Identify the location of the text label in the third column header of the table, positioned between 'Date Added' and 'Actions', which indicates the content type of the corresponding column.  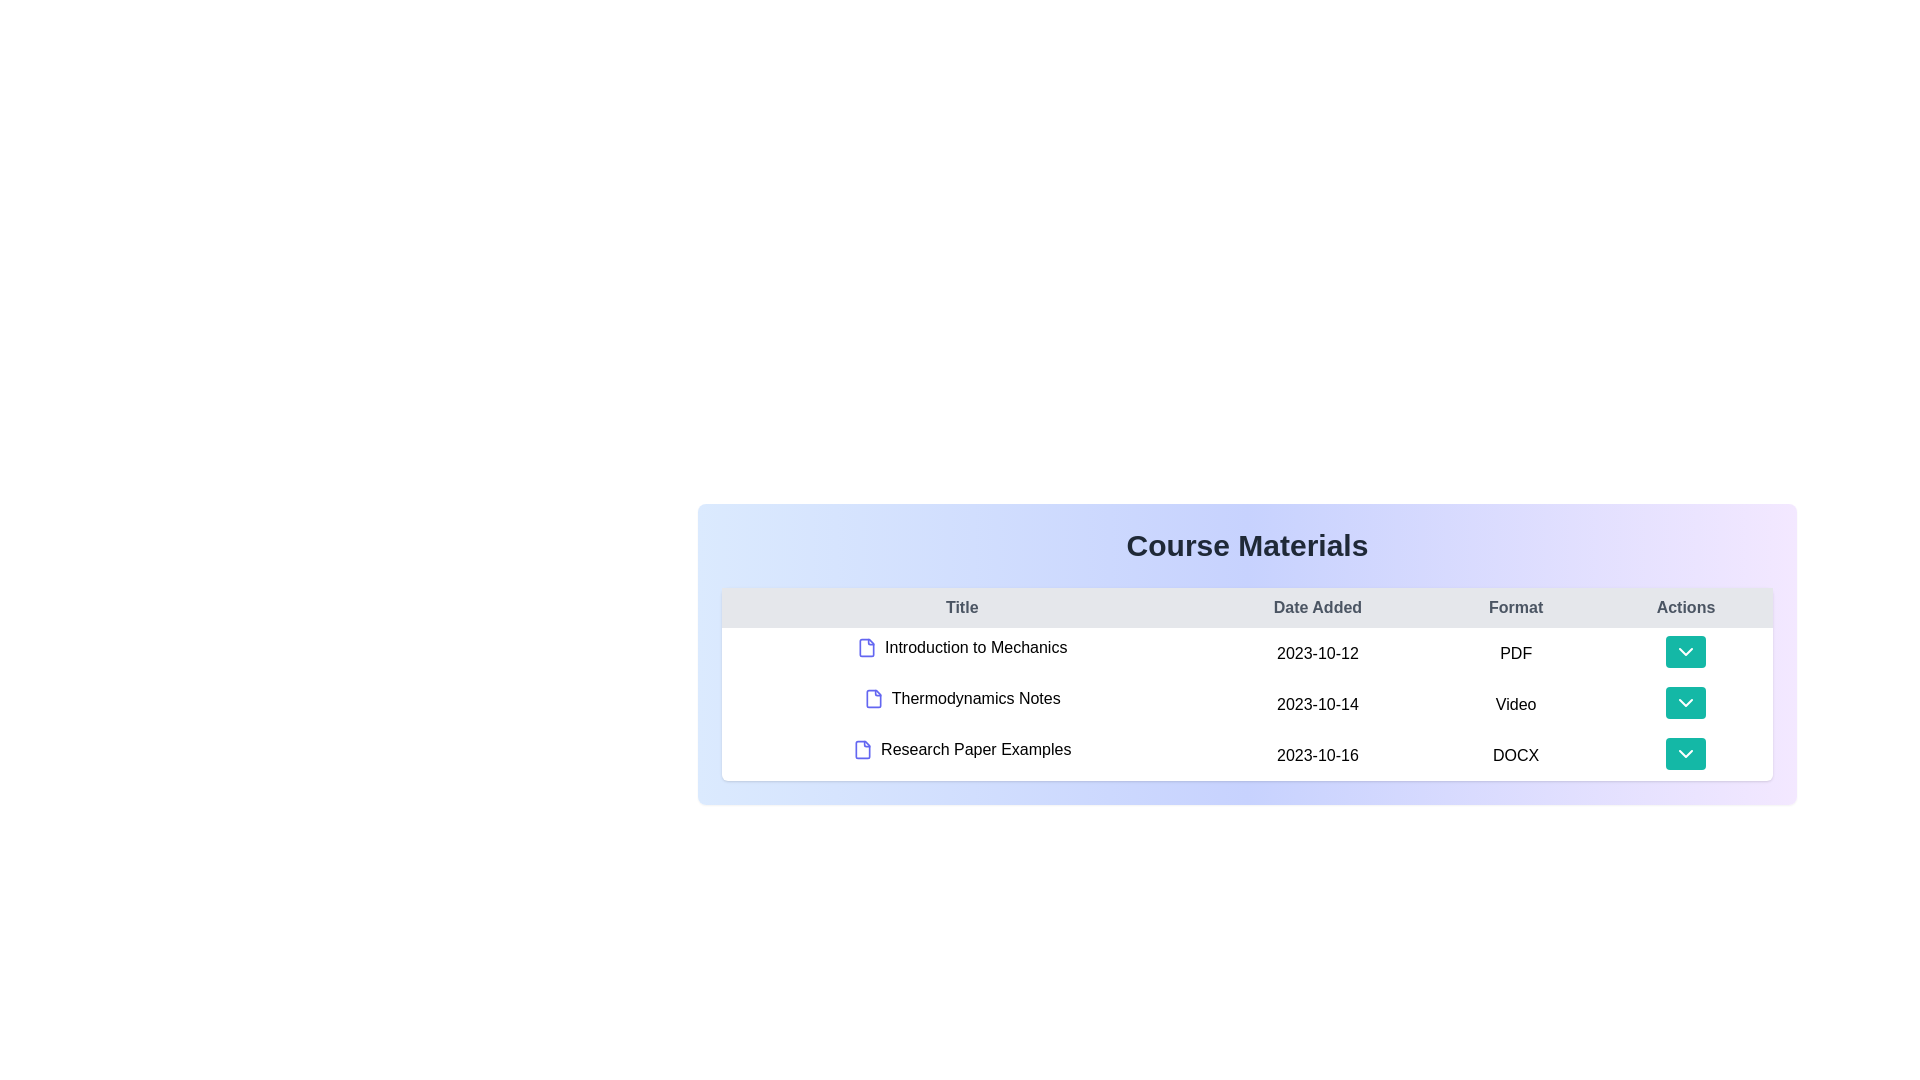
(1516, 607).